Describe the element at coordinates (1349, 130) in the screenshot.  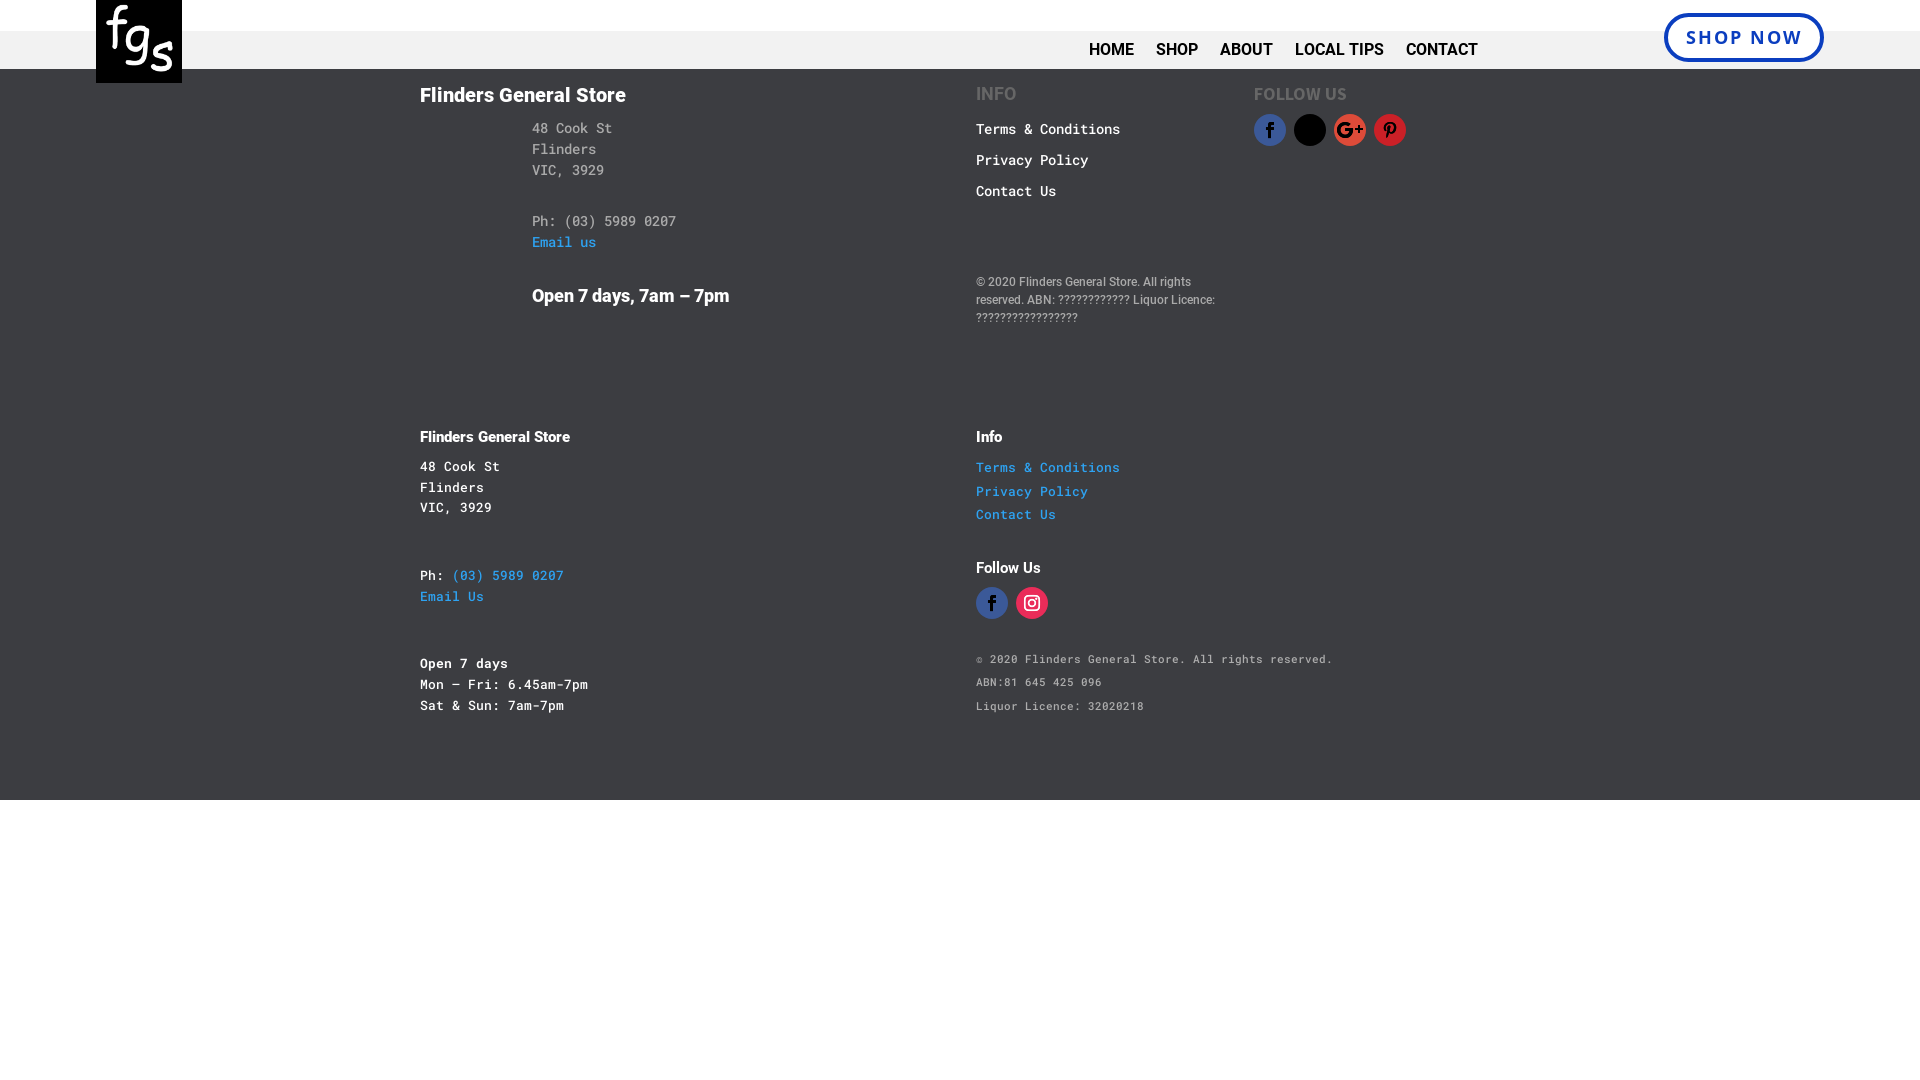
I see `'Follow on Google+'` at that location.